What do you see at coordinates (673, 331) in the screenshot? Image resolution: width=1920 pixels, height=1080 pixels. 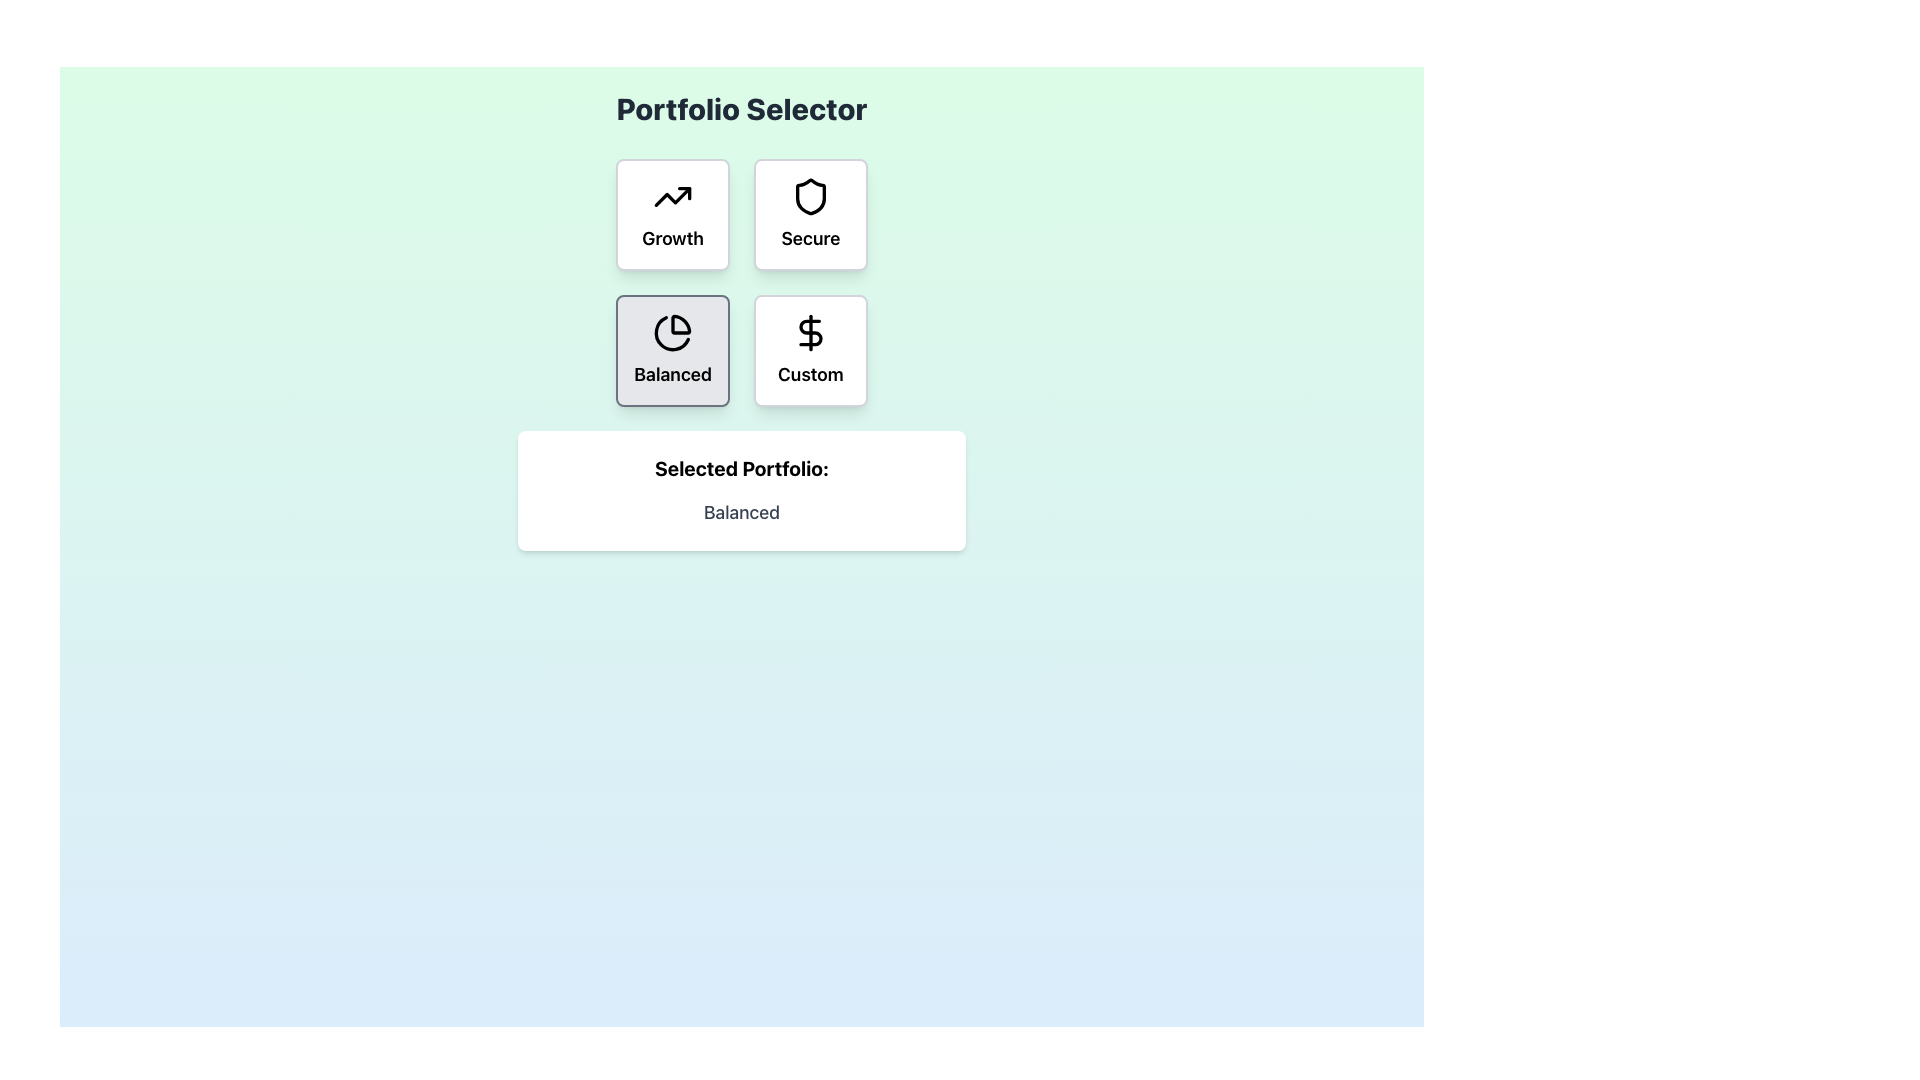 I see `the pie chart icon representing the 'Balanced' portfolio option, located in the first column of the second row in the portfolio selector UI` at bounding box center [673, 331].